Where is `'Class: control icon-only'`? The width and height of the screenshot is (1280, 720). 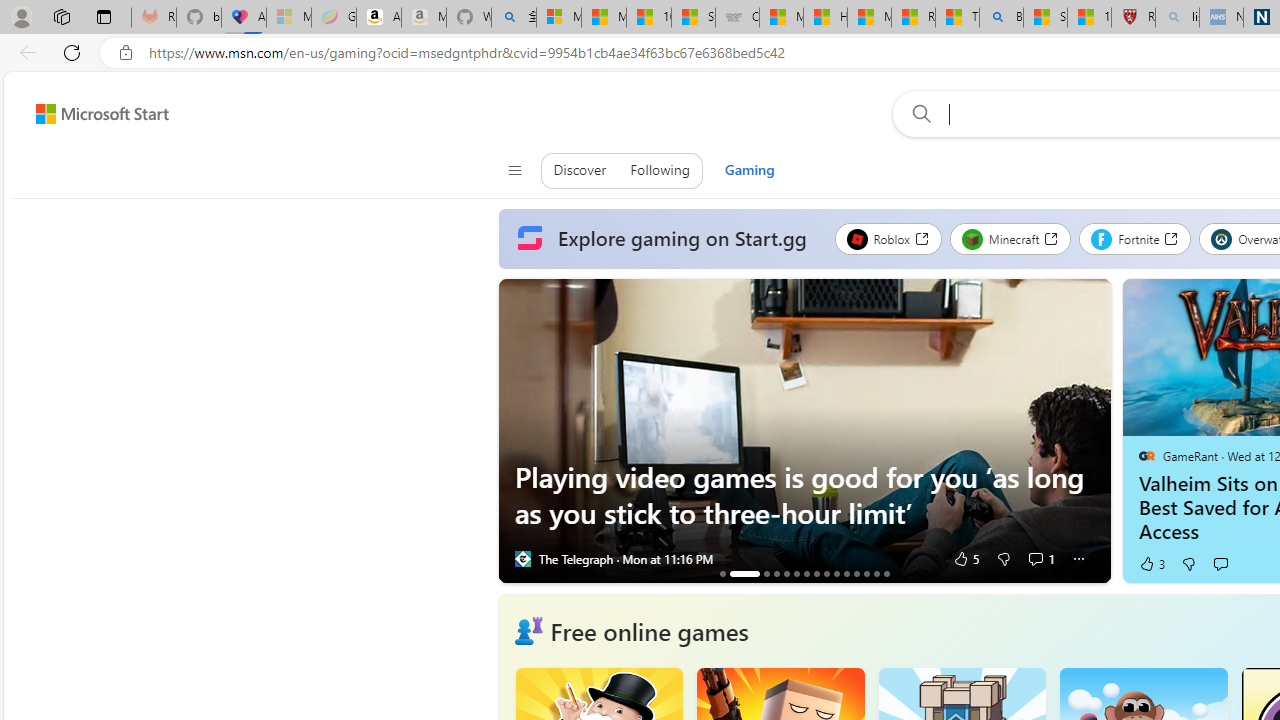 'Class: control icon-only' is located at coordinates (514, 170).